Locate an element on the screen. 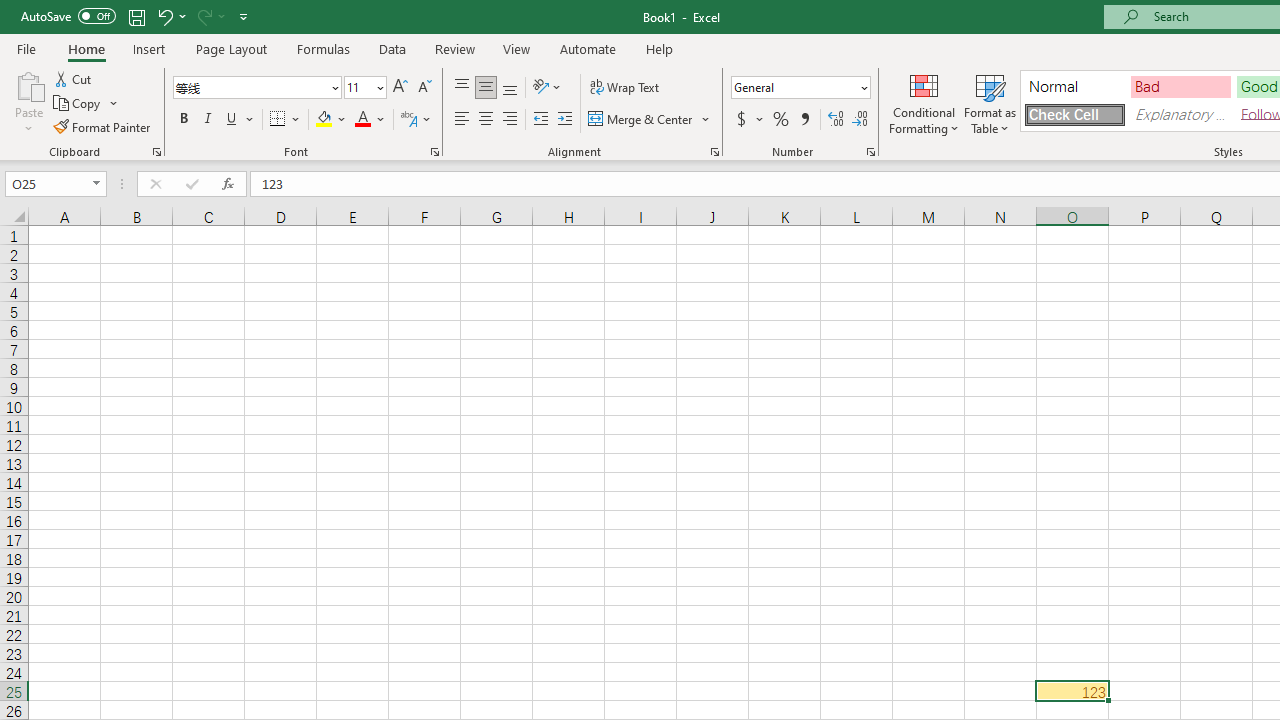  'Align Left' is located at coordinates (461, 119).